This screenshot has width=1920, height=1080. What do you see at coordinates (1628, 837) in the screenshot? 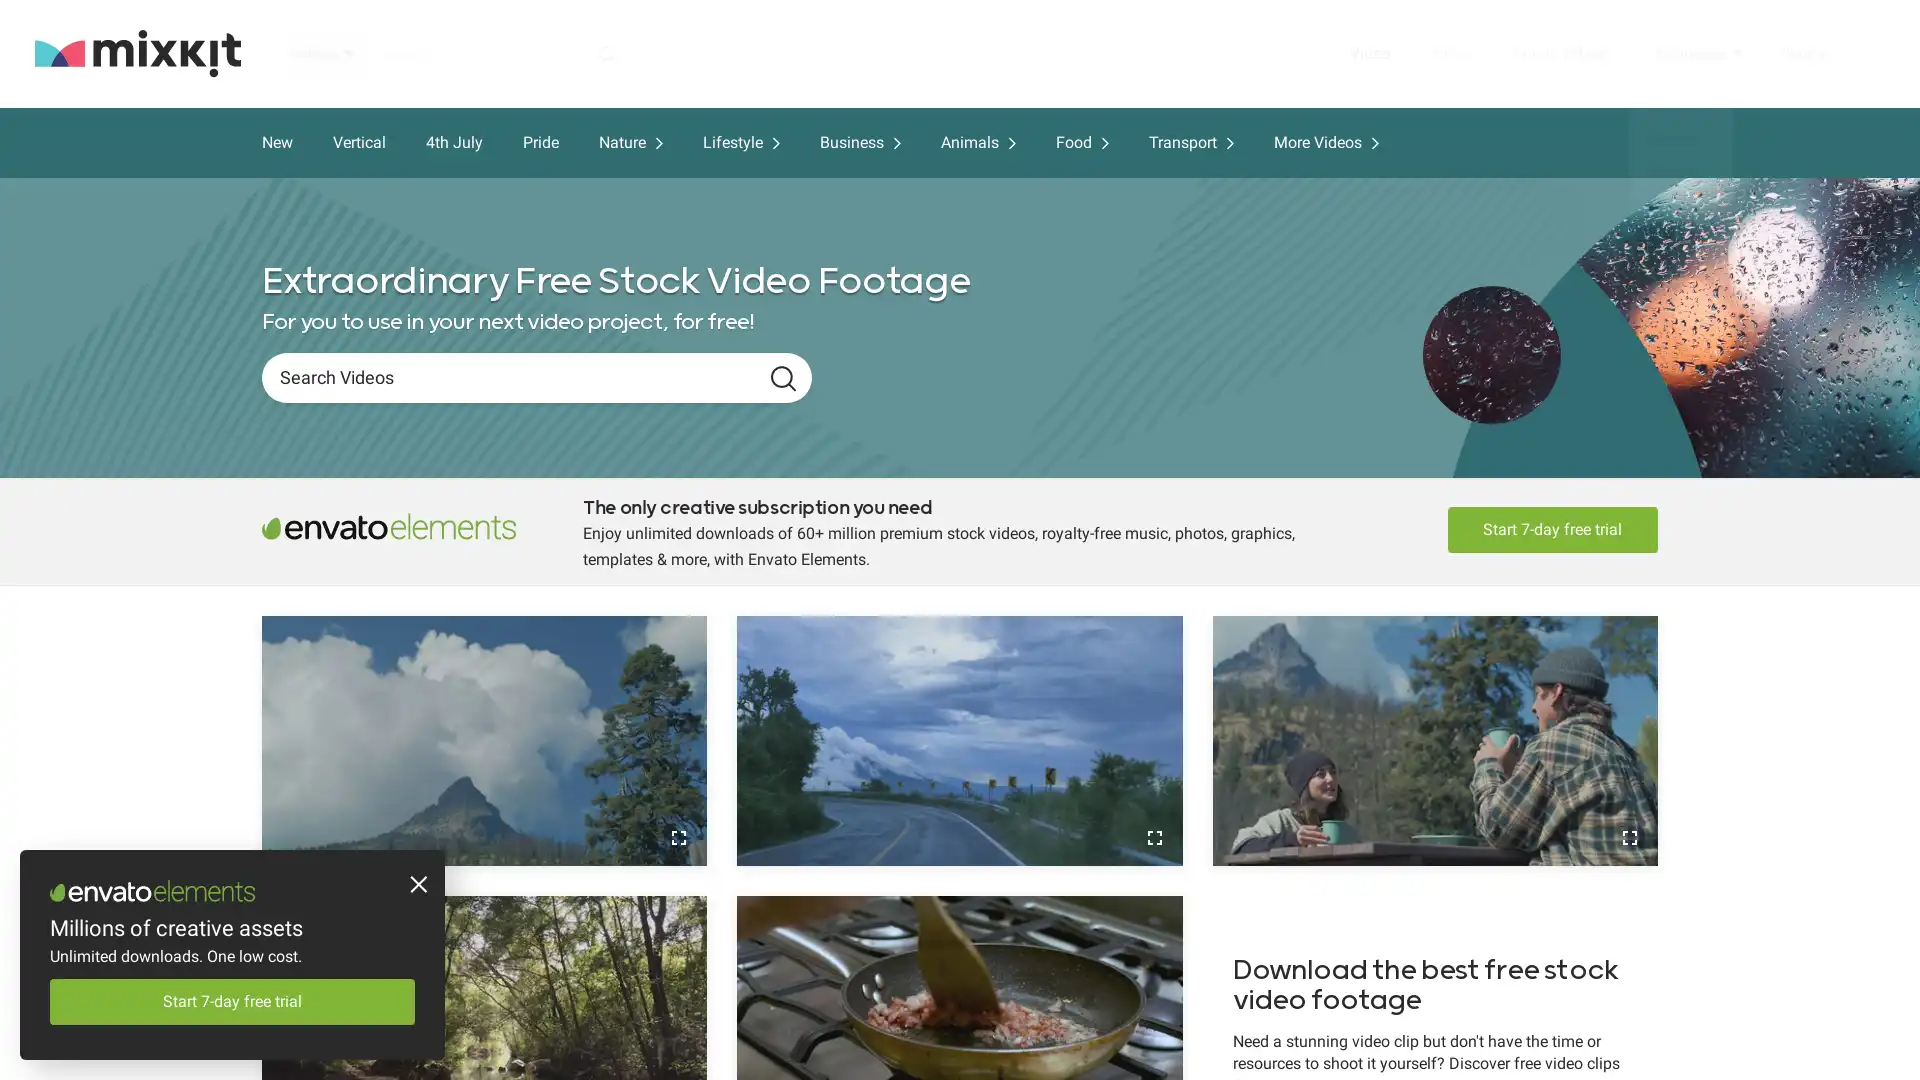
I see `View Fullscreen` at bounding box center [1628, 837].